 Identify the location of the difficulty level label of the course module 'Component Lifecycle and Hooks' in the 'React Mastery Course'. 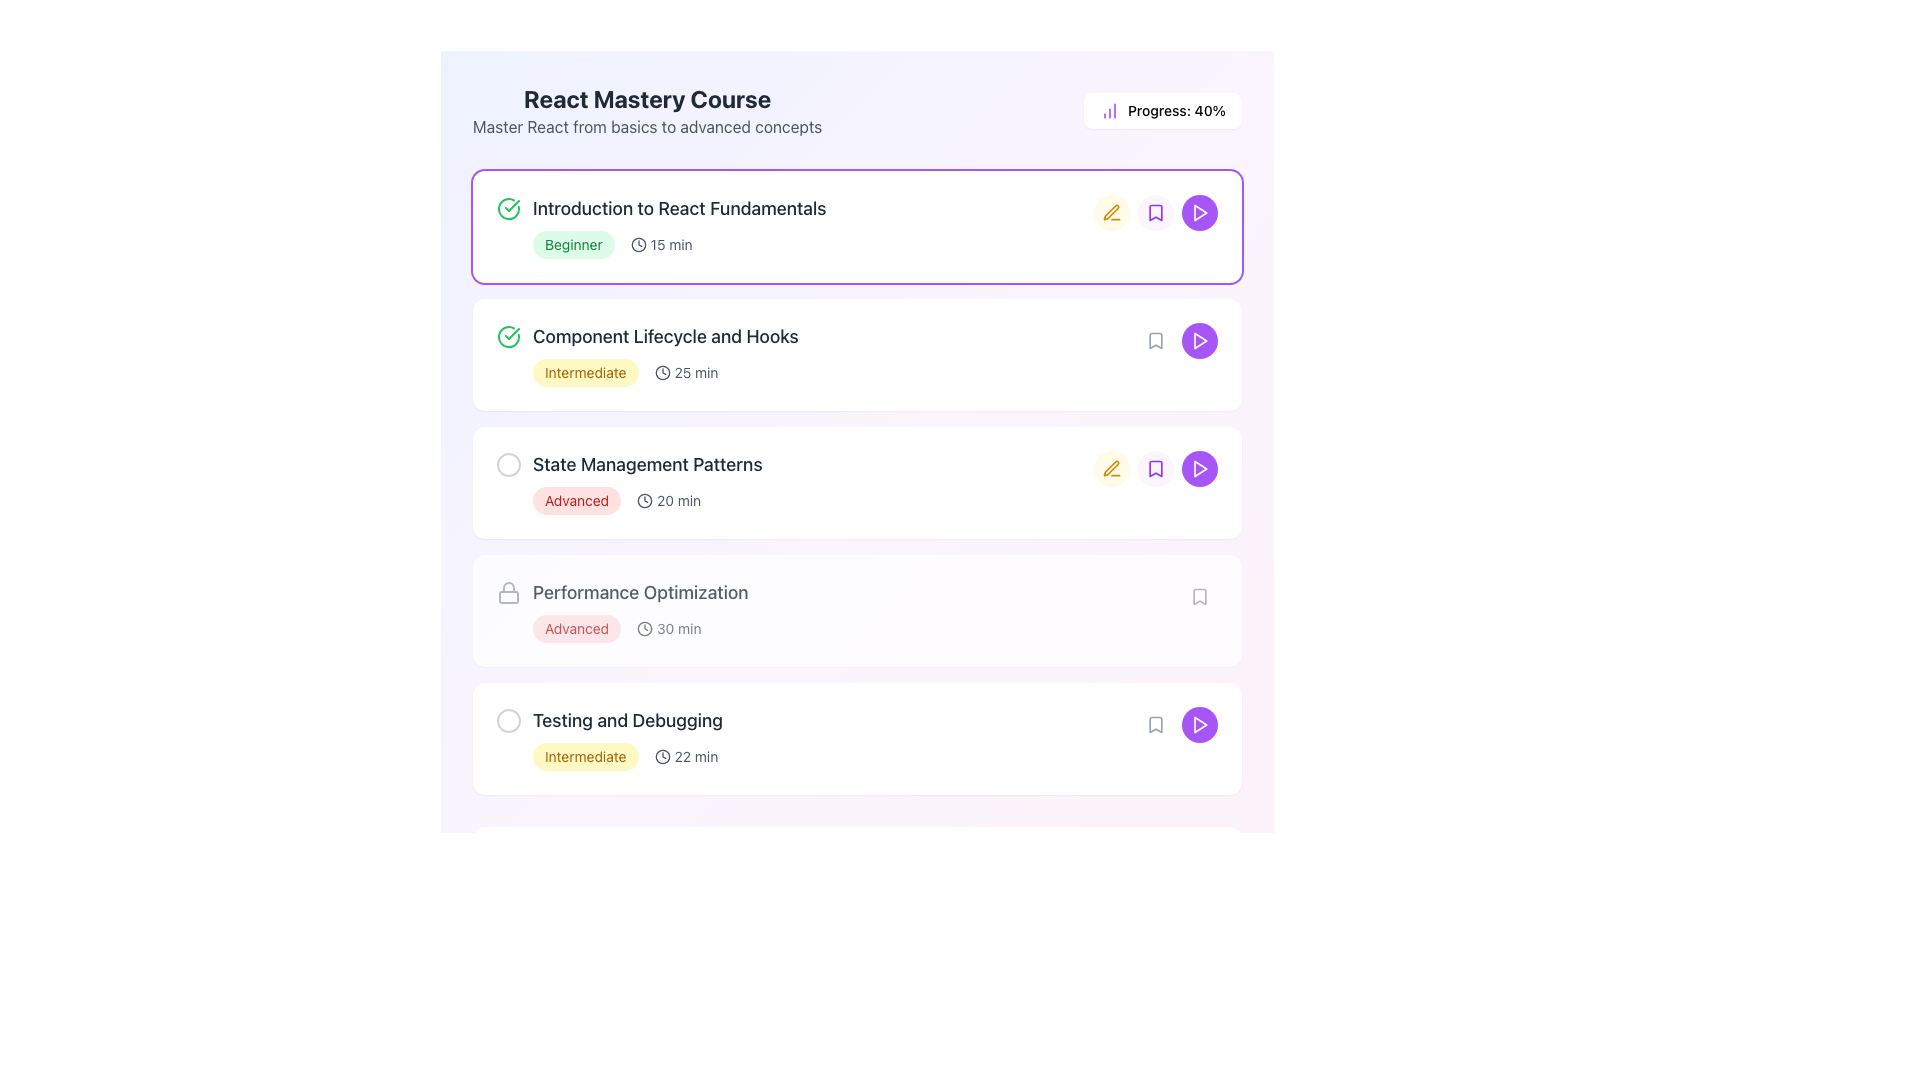
(584, 373).